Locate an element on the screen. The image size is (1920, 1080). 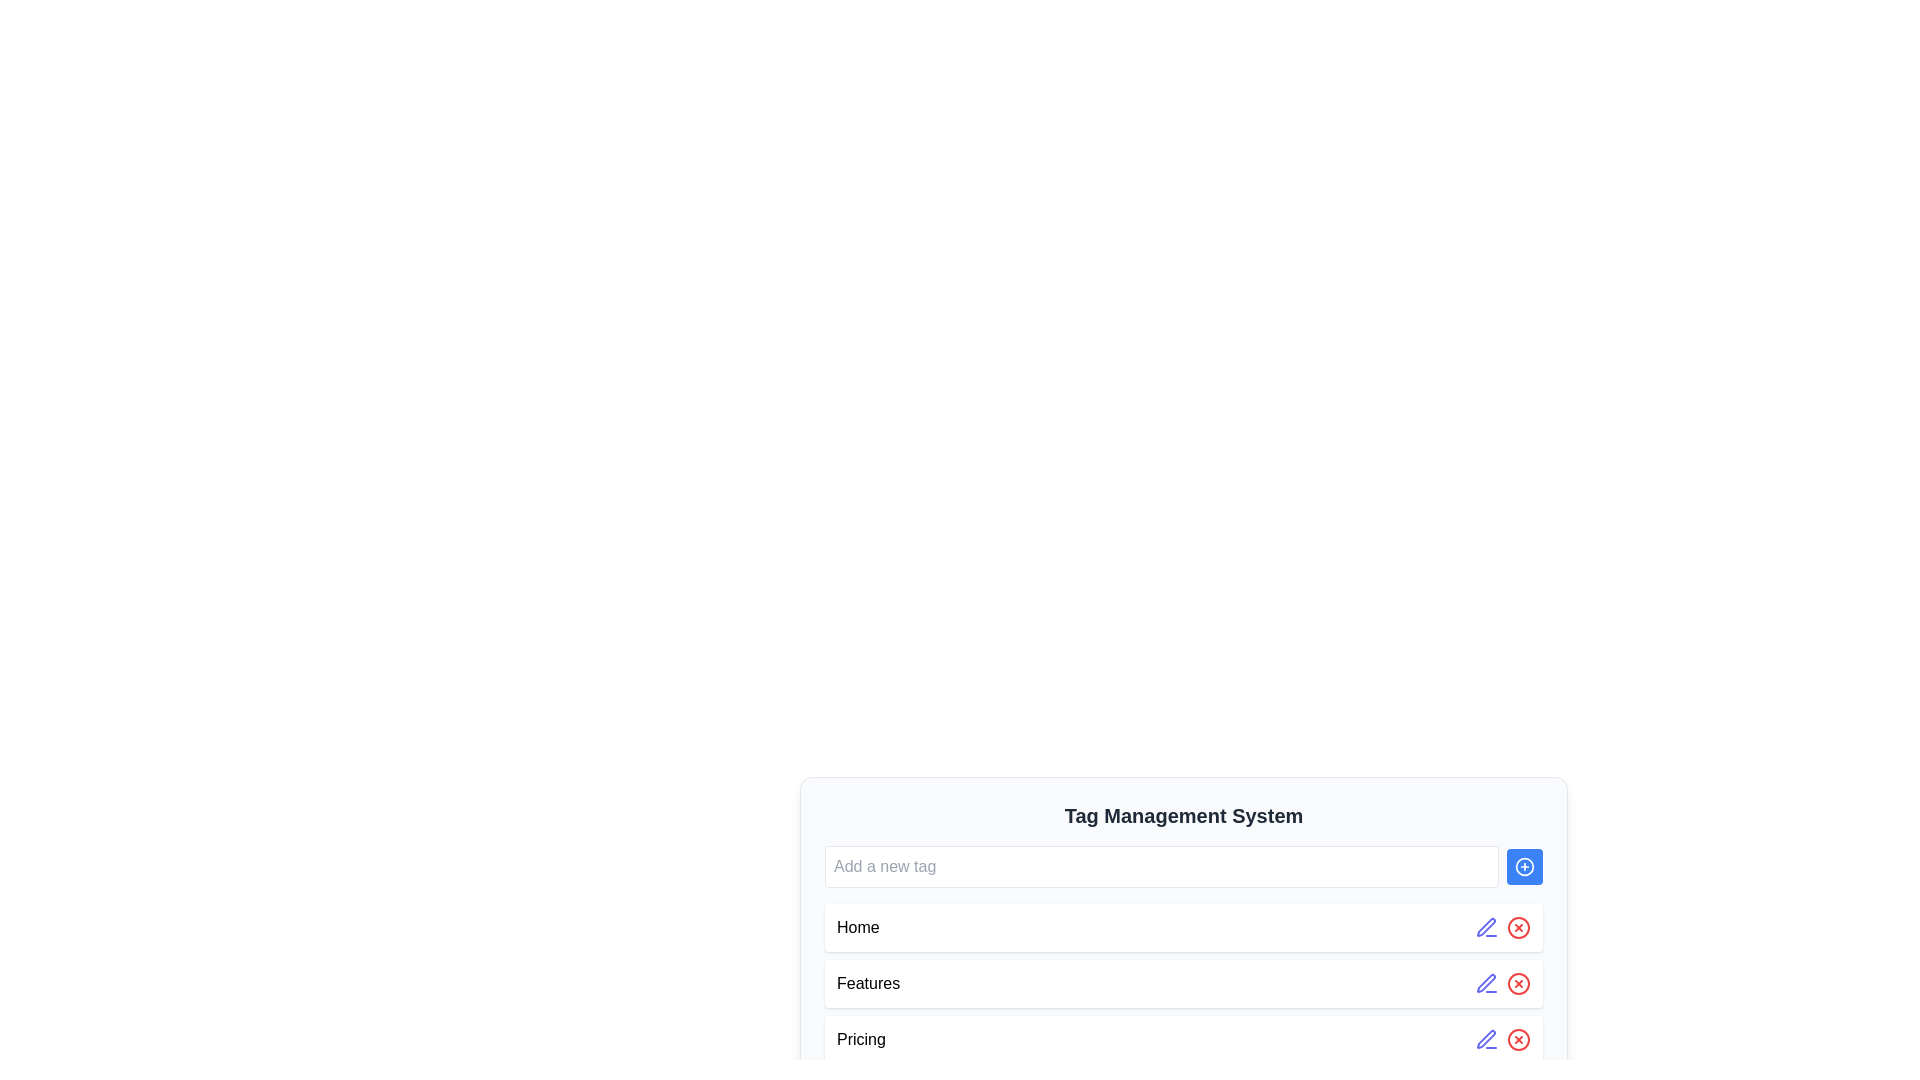
the delete button, which is the last icon in a horizontally aligned group located to the right of a text input field in a list entry is located at coordinates (1518, 928).